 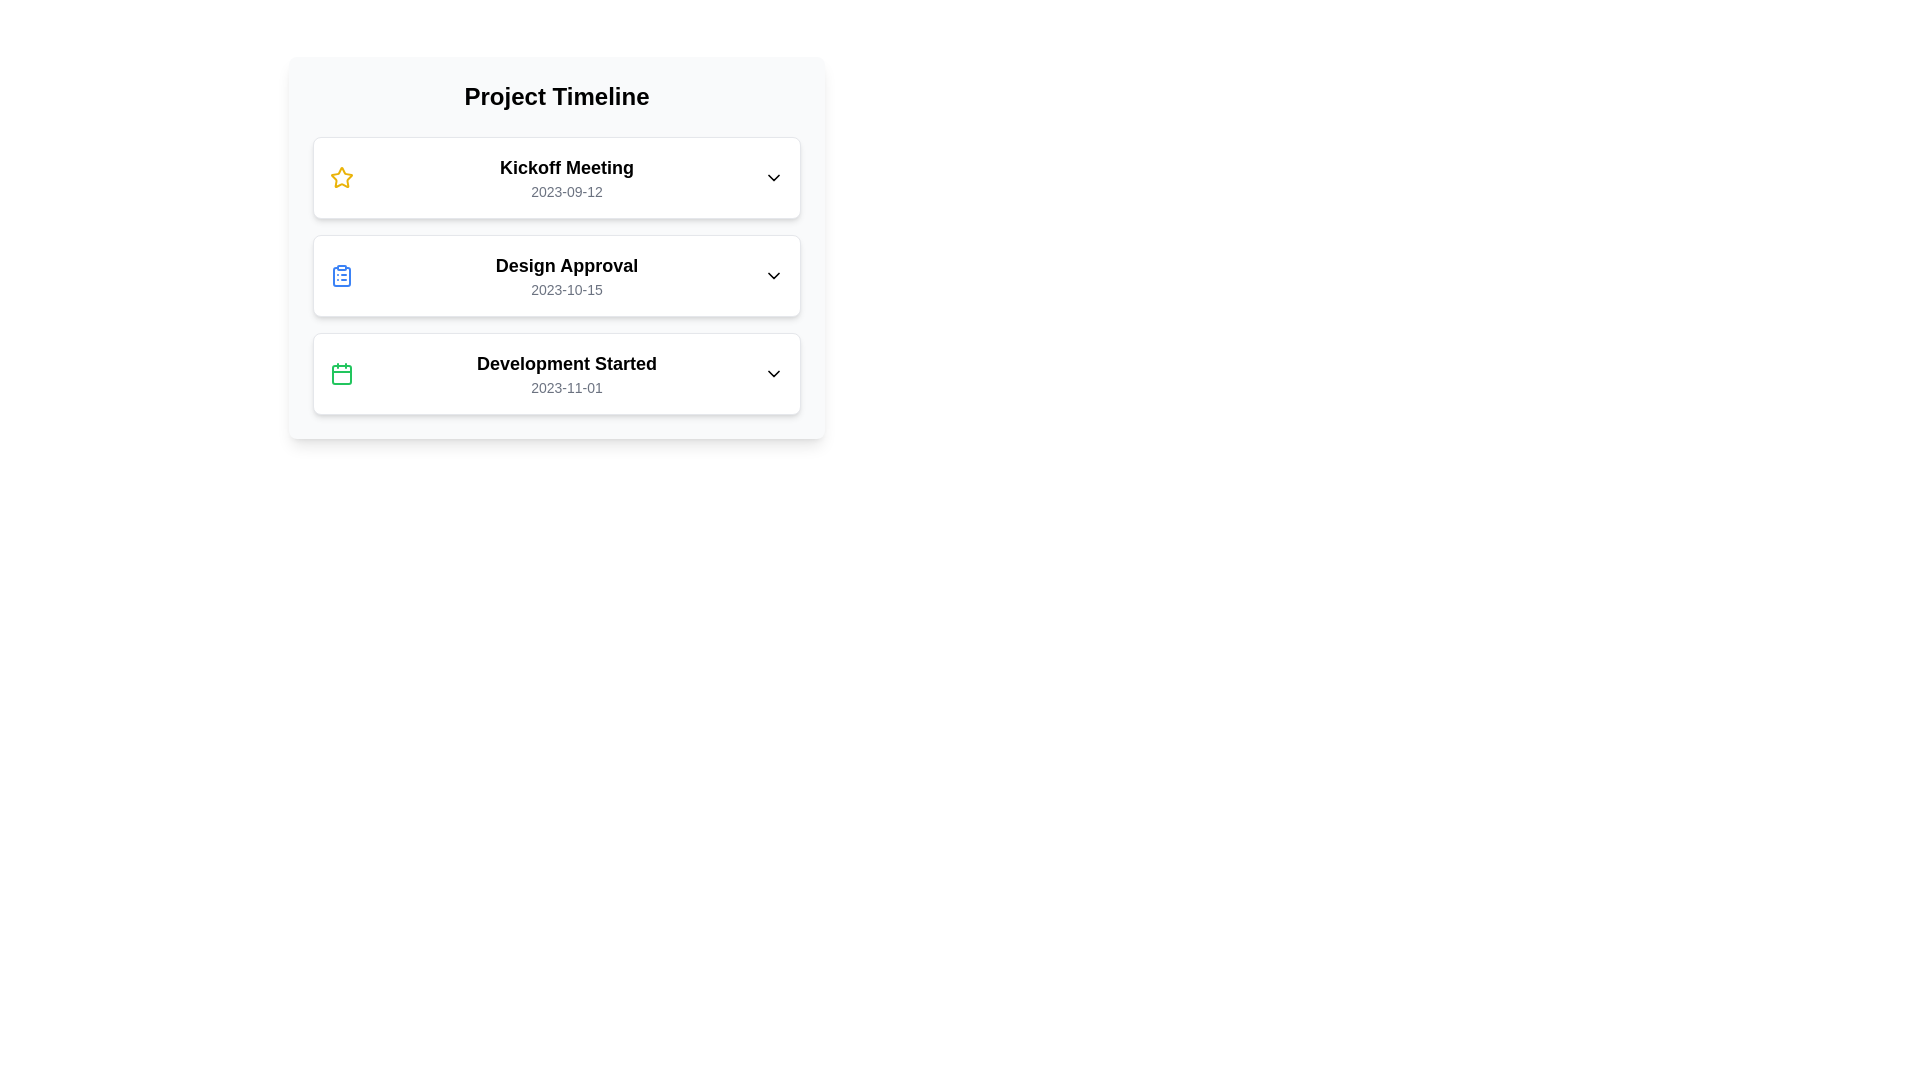 What do you see at coordinates (772, 276) in the screenshot?
I see `the down-pointing chevron icon located to the right of the 'Design Approval' text` at bounding box center [772, 276].